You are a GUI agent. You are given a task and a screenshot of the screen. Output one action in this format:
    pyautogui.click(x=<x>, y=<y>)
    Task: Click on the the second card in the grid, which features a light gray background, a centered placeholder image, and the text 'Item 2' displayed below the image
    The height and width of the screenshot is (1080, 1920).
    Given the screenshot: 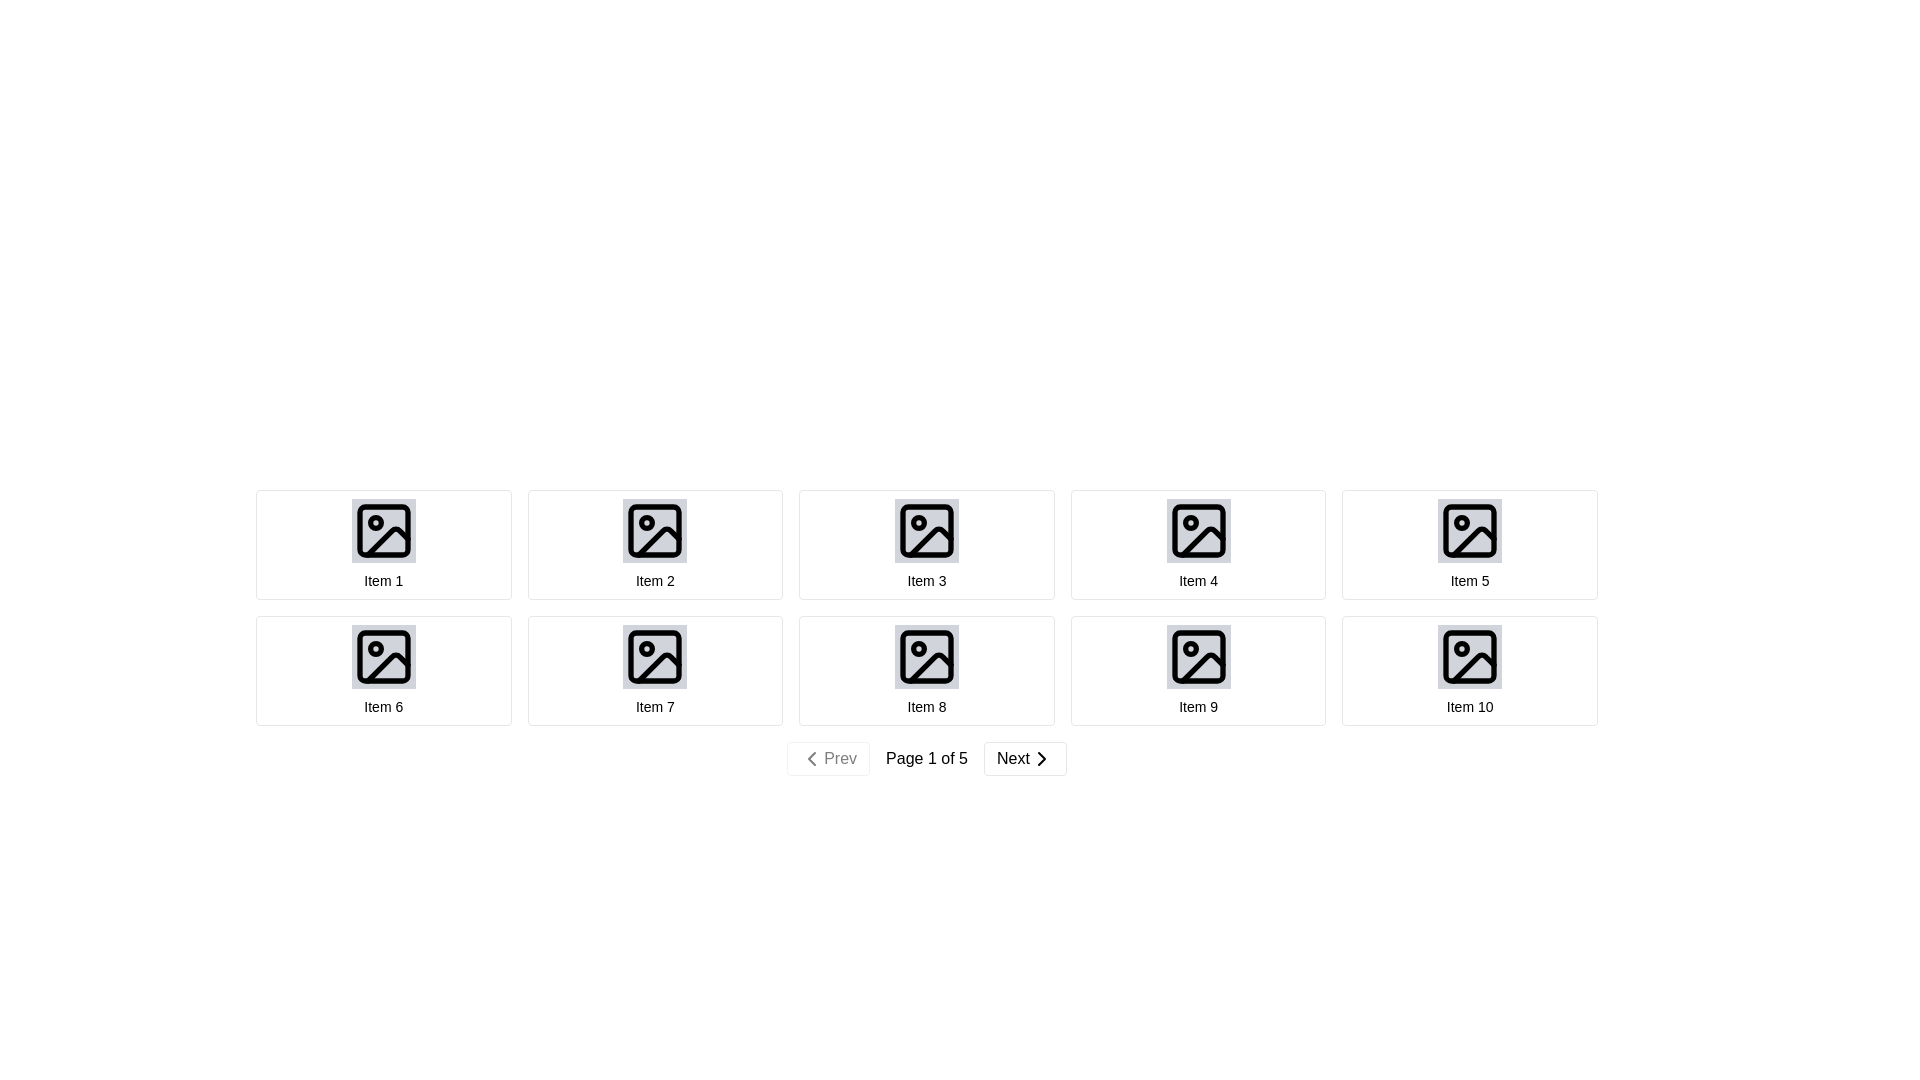 What is the action you would take?
    pyautogui.click(x=655, y=544)
    